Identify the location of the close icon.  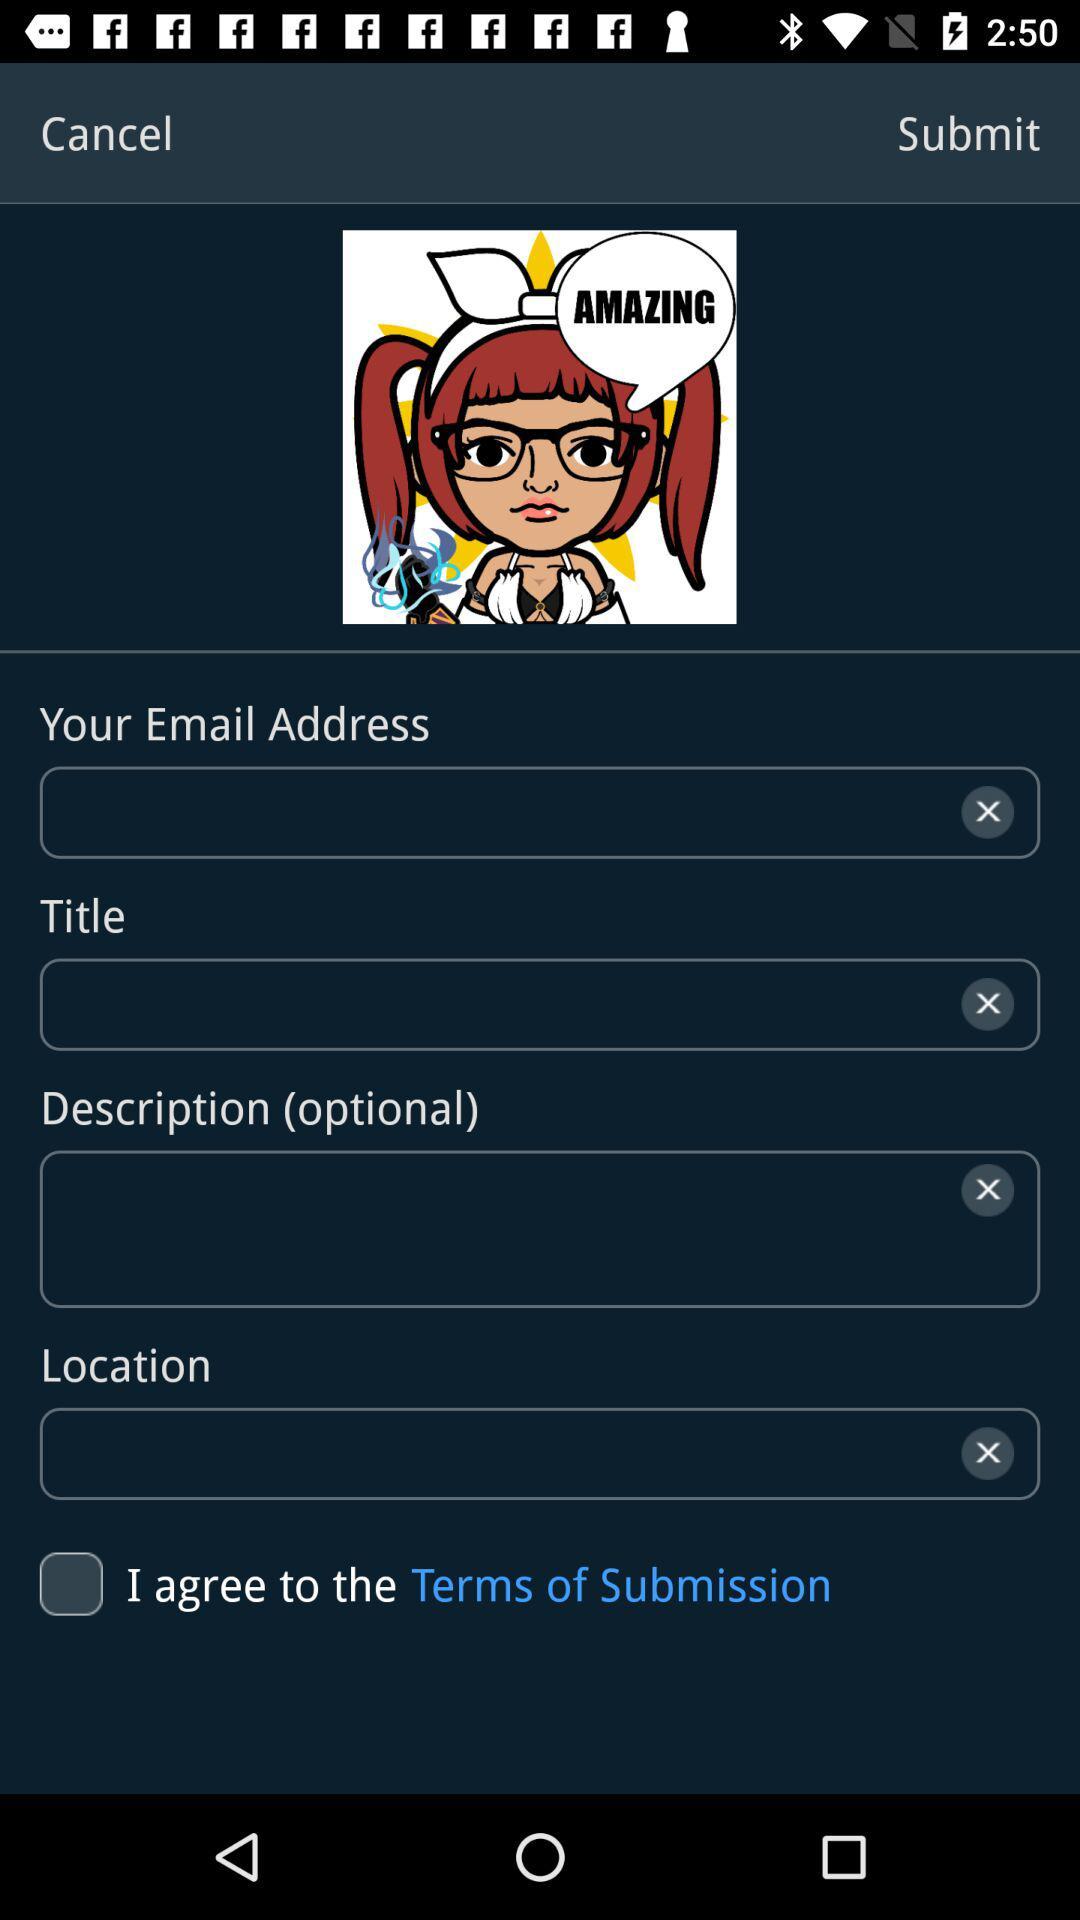
(986, 812).